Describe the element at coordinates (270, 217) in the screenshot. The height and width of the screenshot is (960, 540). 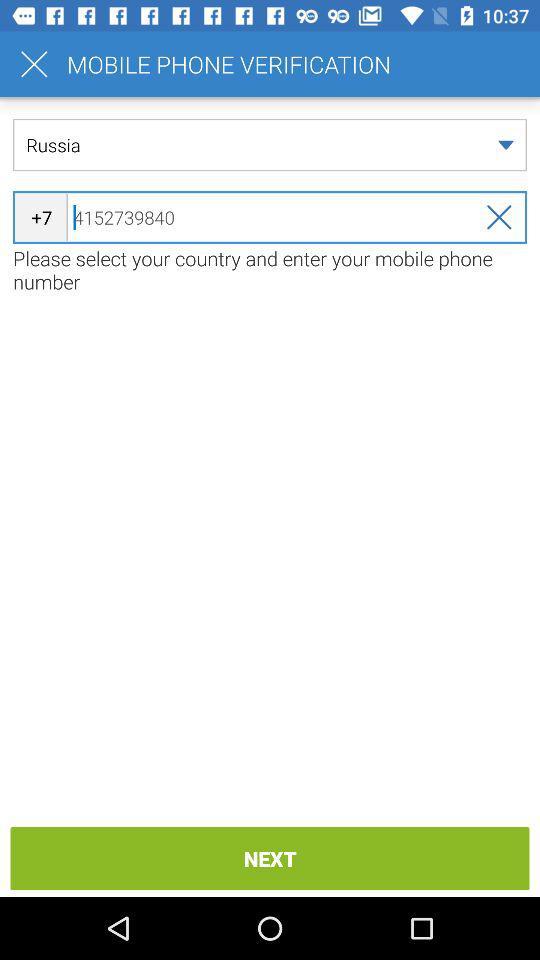
I see `icon above the please select your item` at that location.